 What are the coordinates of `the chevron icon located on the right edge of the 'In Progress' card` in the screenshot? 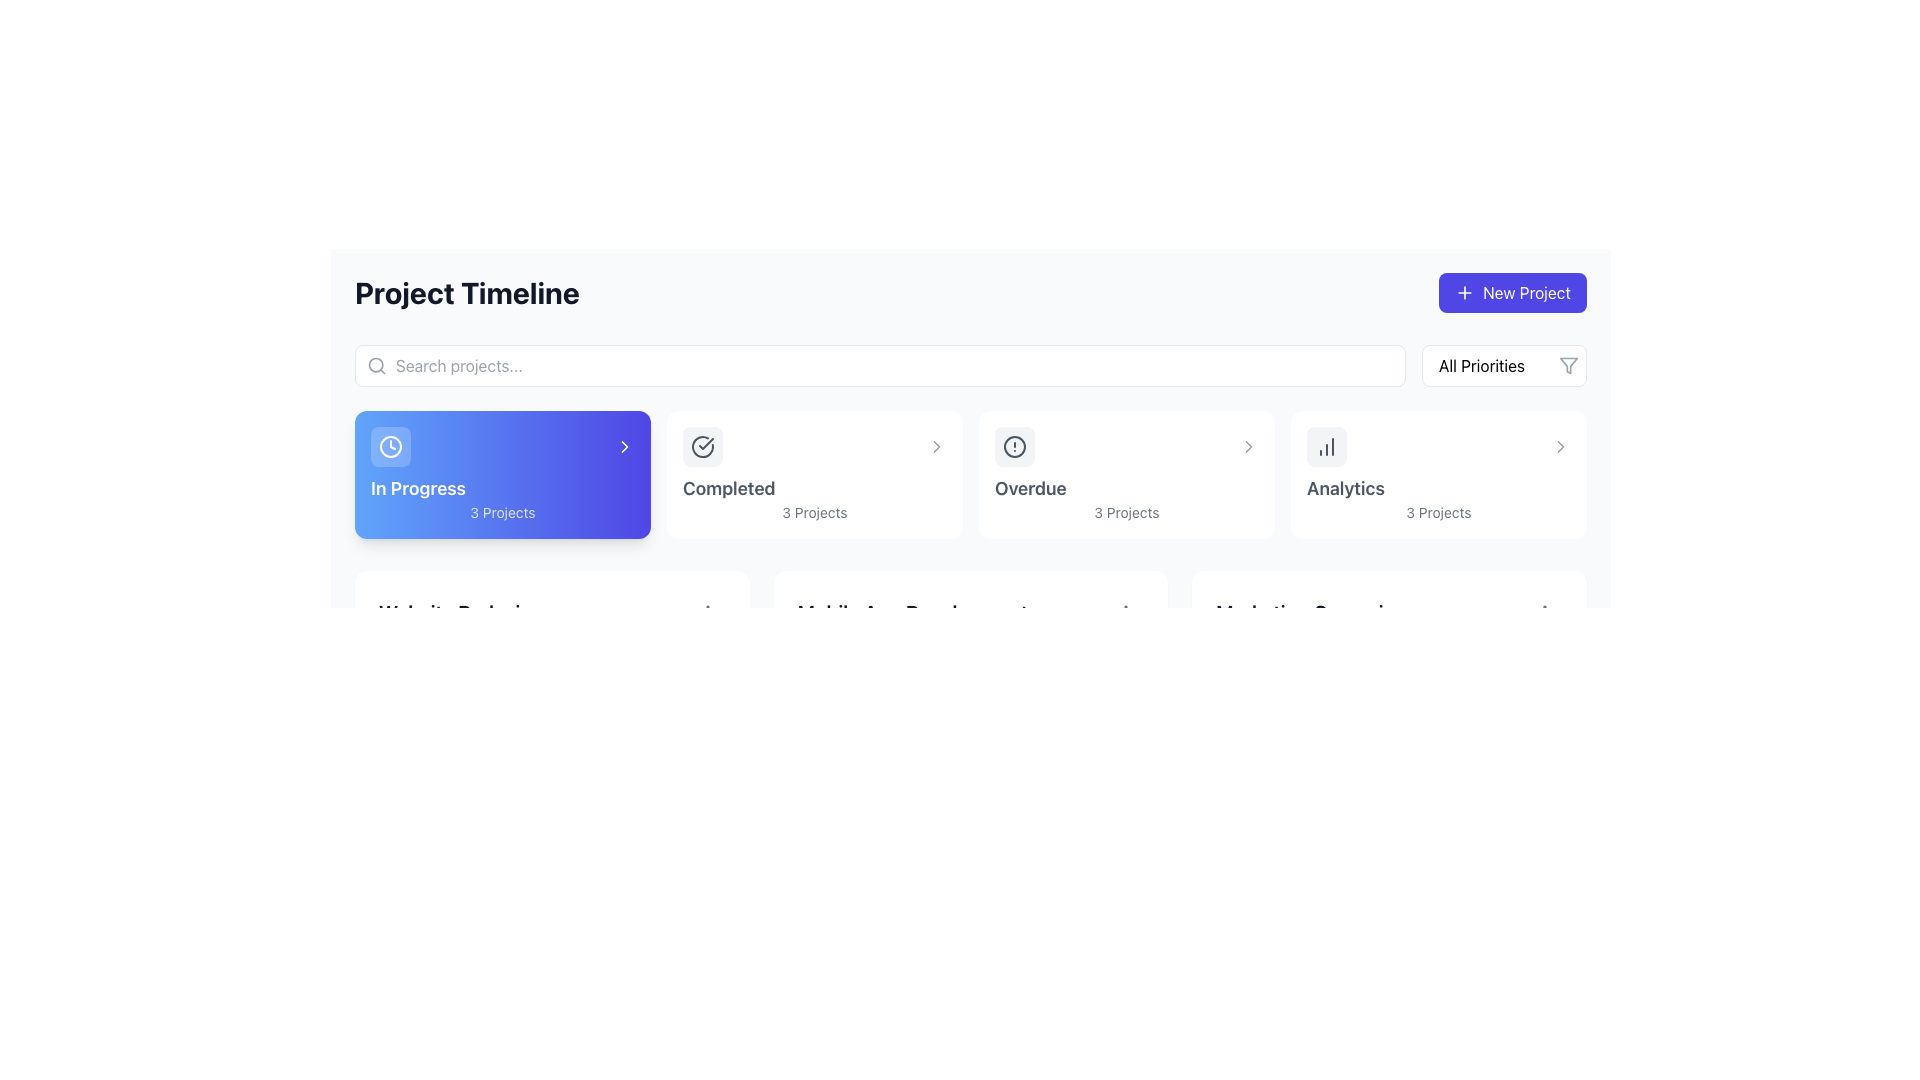 It's located at (623, 446).